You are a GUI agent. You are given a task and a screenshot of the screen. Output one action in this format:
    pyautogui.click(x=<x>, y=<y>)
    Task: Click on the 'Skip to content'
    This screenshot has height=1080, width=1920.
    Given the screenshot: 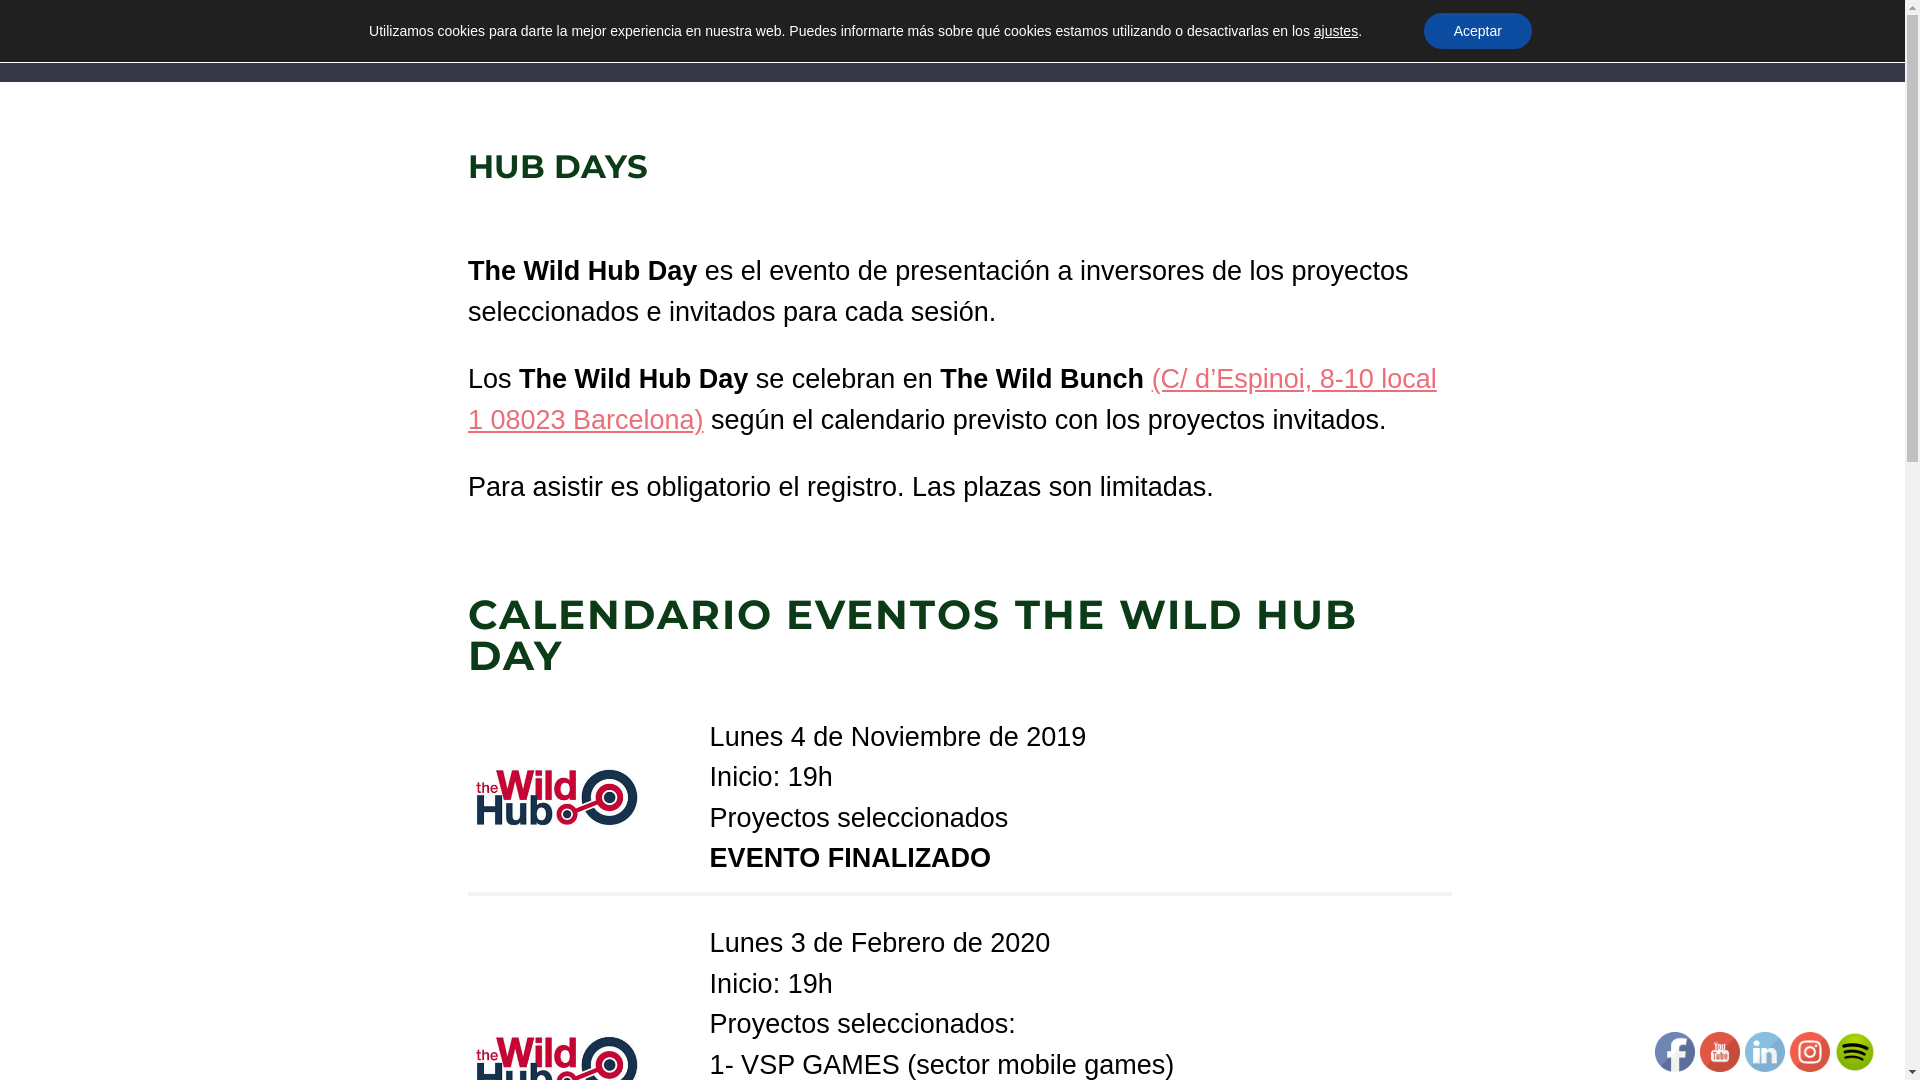 What is the action you would take?
    pyautogui.click(x=0, y=0)
    